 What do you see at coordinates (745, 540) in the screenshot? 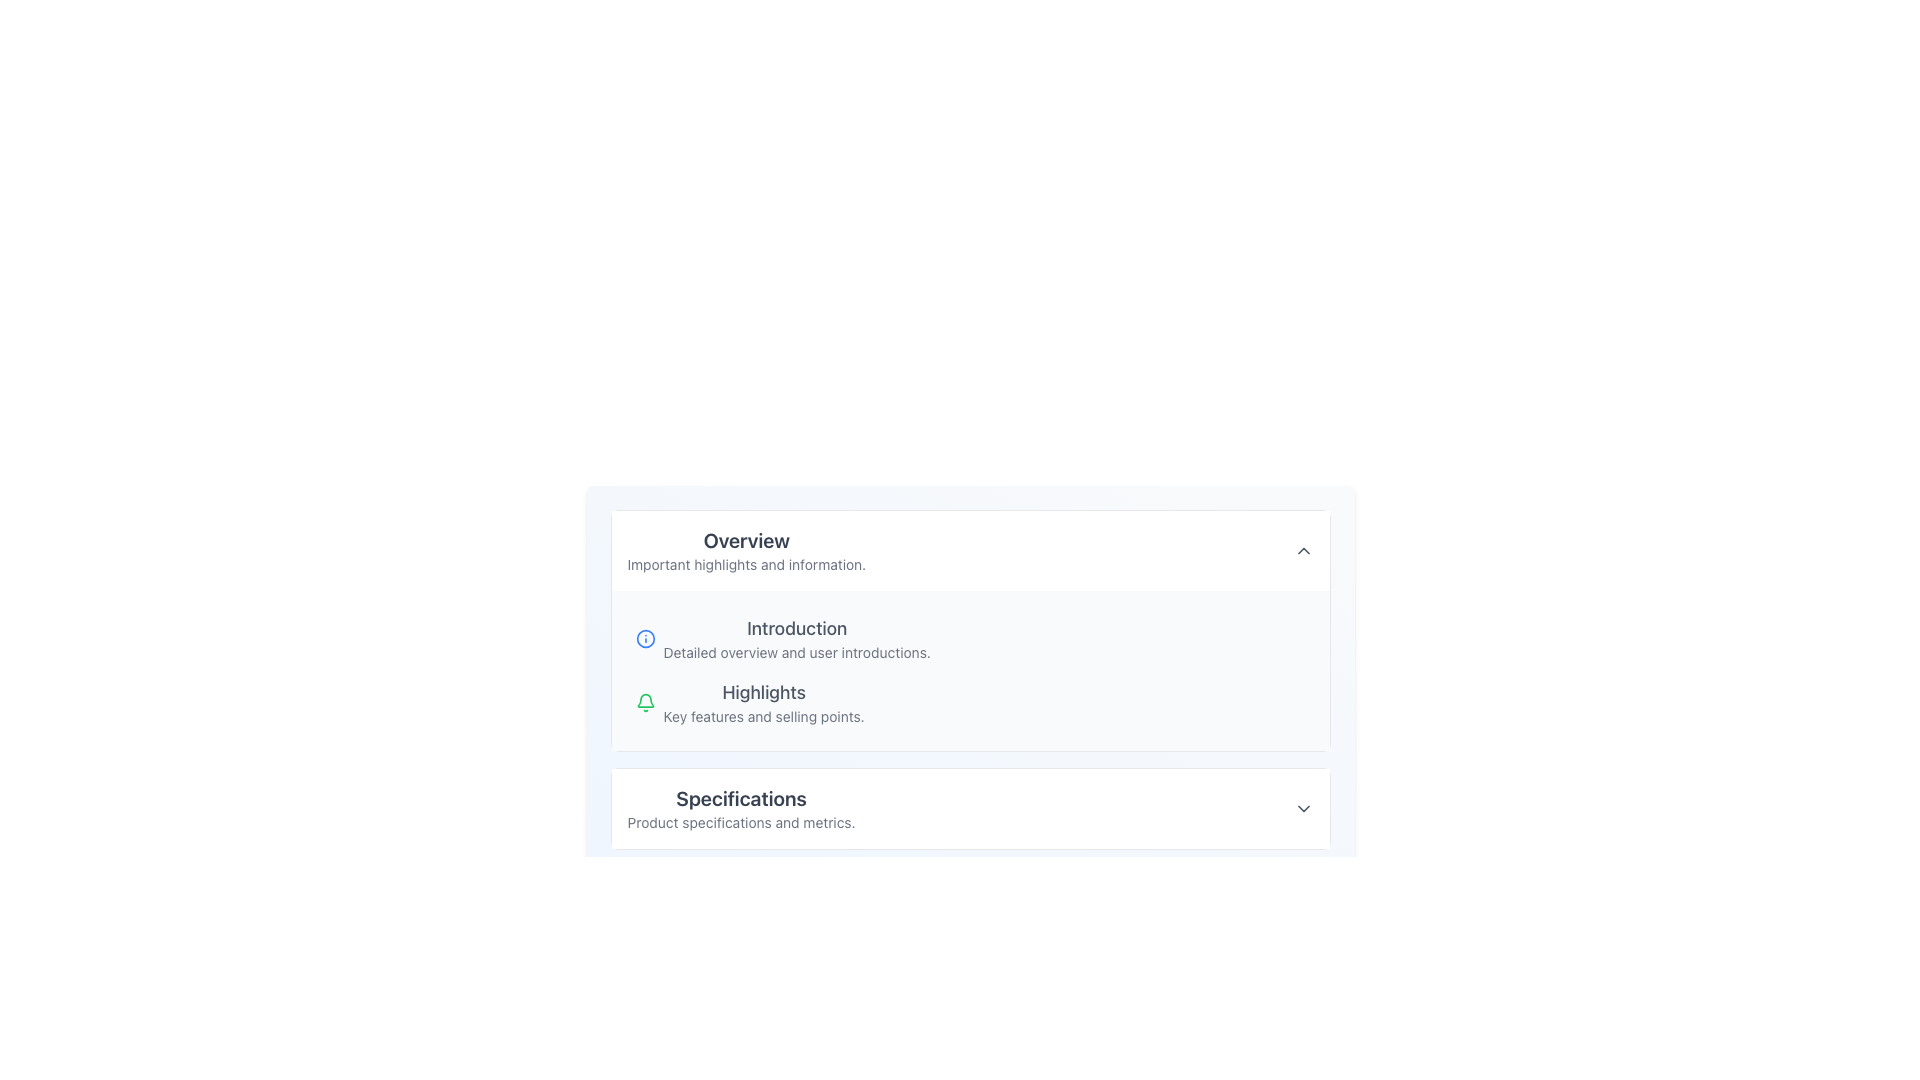
I see `the text label displaying 'Overview', which is styled in bold and larger dark gray font, located near the top of the section providing a summary` at bounding box center [745, 540].